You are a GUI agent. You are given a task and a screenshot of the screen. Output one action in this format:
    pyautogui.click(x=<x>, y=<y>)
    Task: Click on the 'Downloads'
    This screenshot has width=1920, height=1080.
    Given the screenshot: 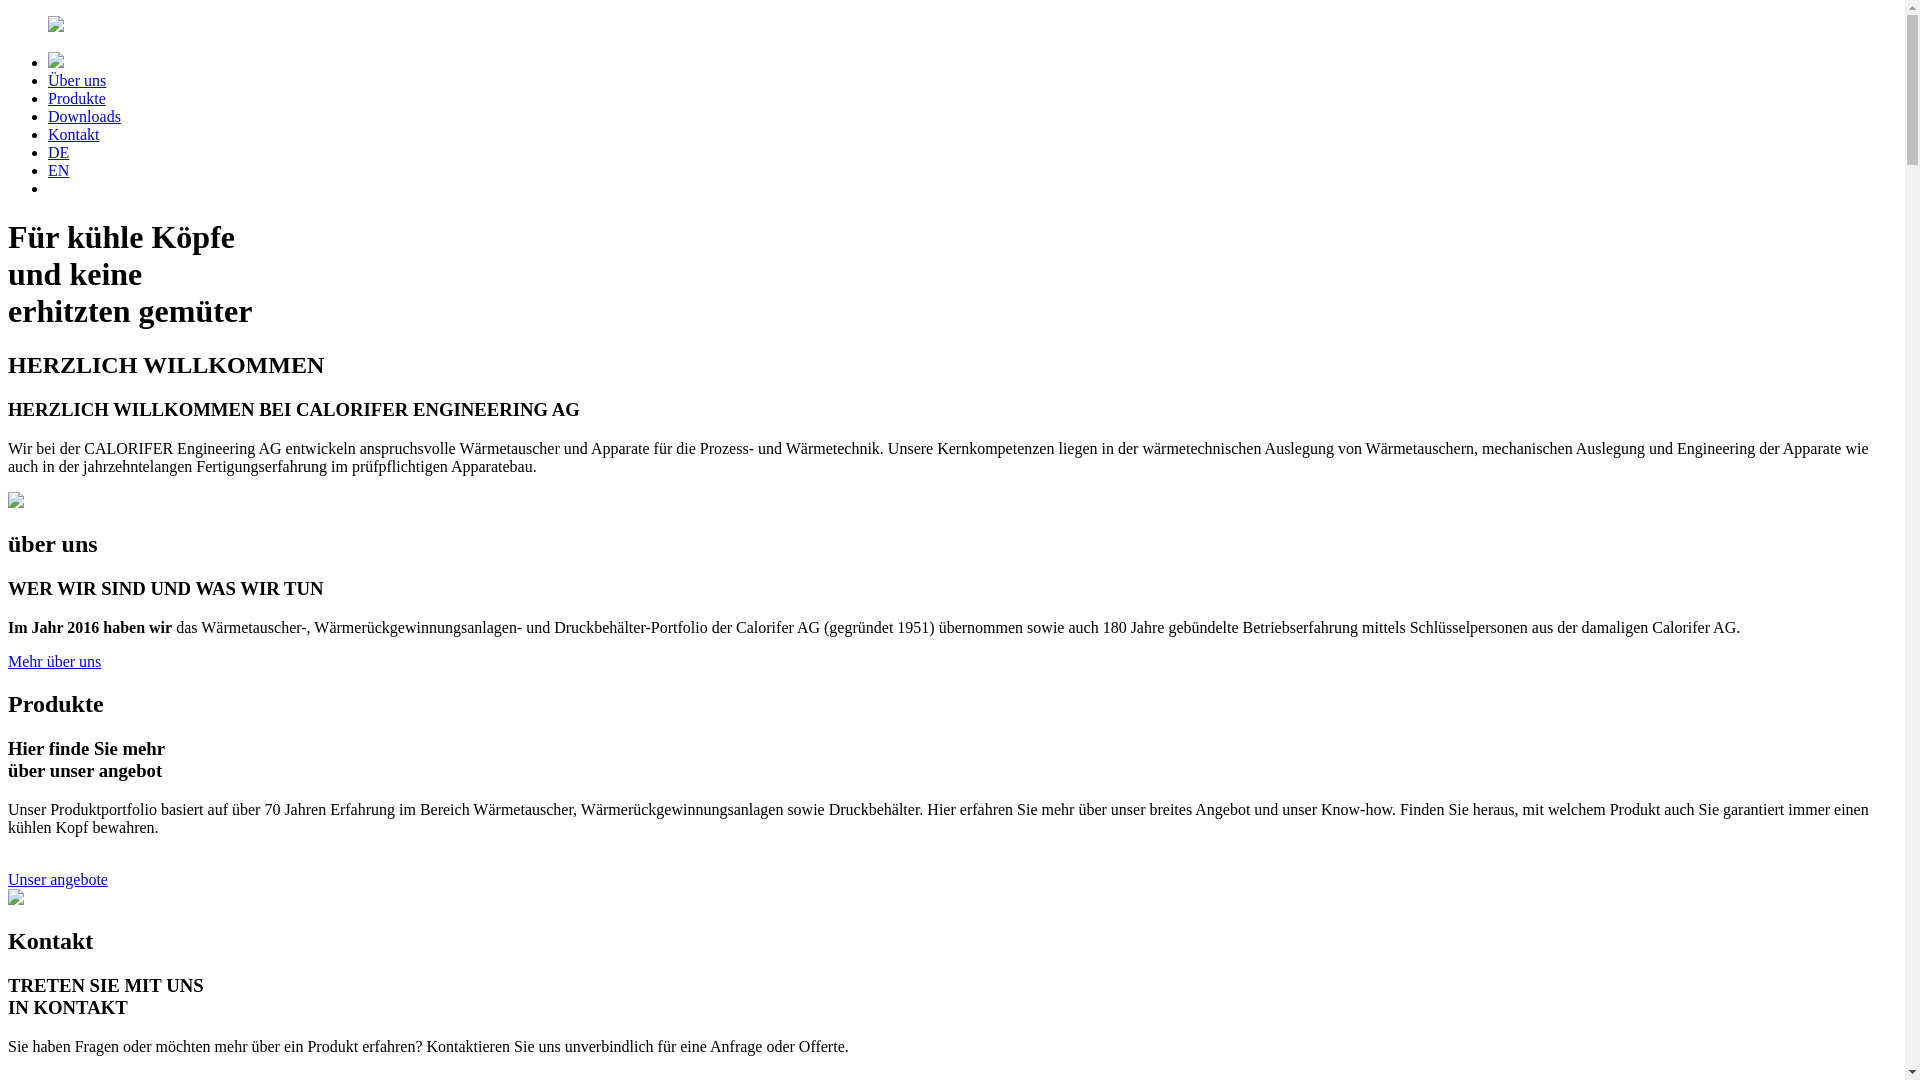 What is the action you would take?
    pyautogui.click(x=83, y=116)
    